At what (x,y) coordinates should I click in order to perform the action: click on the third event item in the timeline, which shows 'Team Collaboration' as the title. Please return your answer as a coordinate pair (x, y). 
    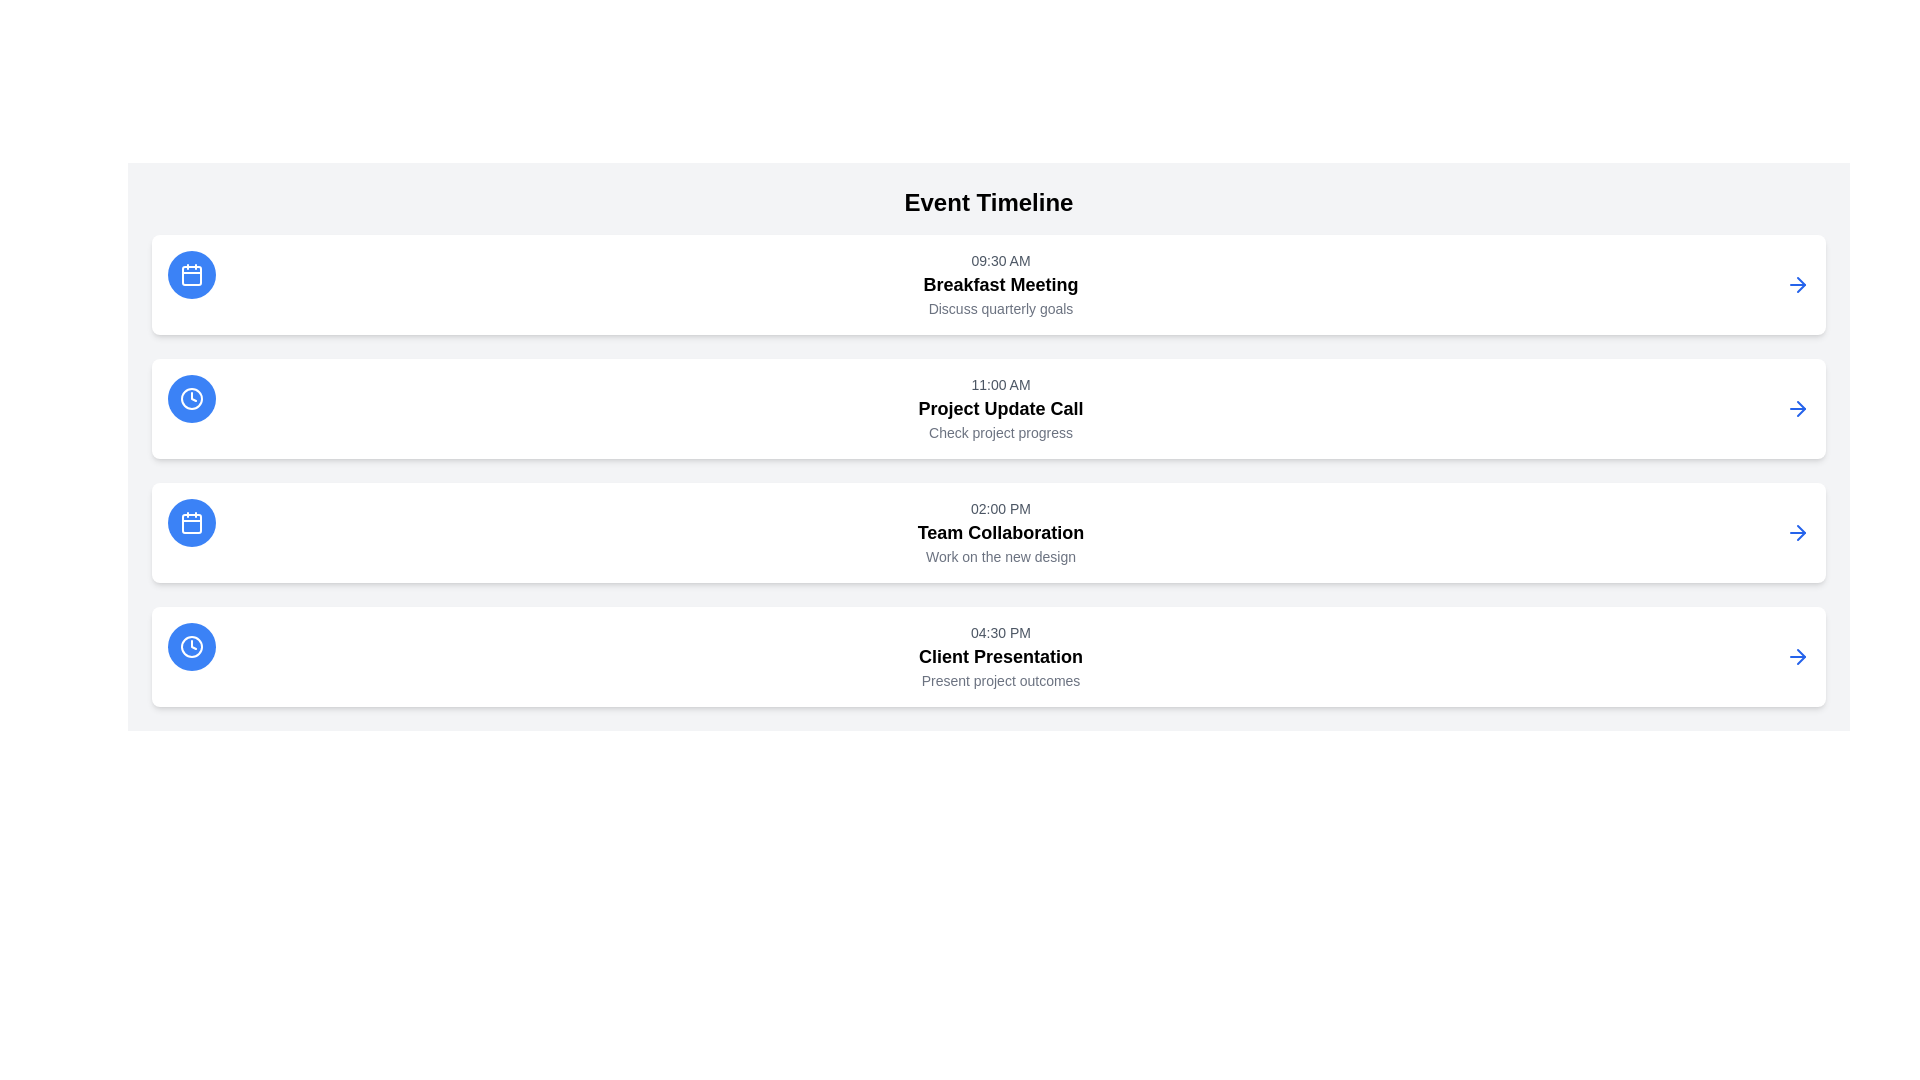
    Looking at the image, I should click on (1001, 531).